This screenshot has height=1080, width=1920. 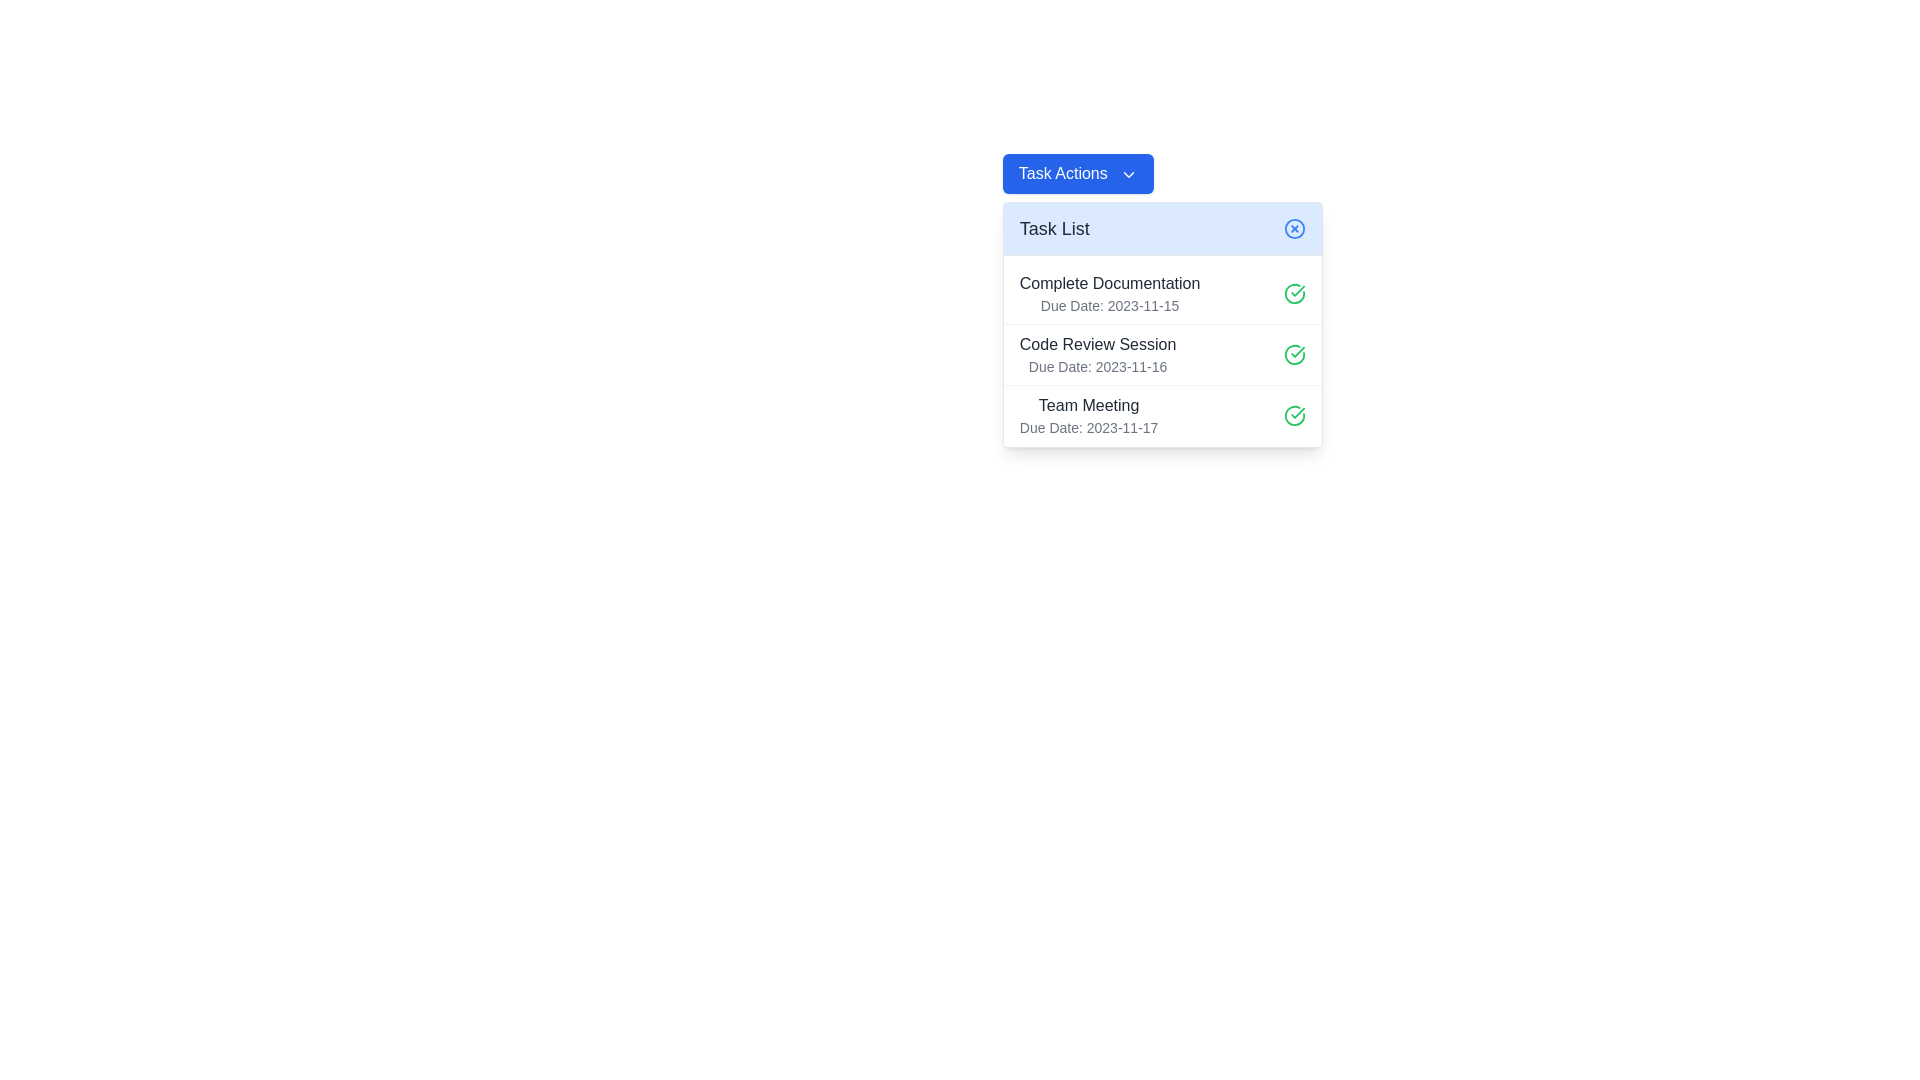 What do you see at coordinates (1294, 415) in the screenshot?
I see `the circular green checkmark icon indicating a completed status, located on the right side of the 'Team Meeting' list item in the 'Task List' interface` at bounding box center [1294, 415].